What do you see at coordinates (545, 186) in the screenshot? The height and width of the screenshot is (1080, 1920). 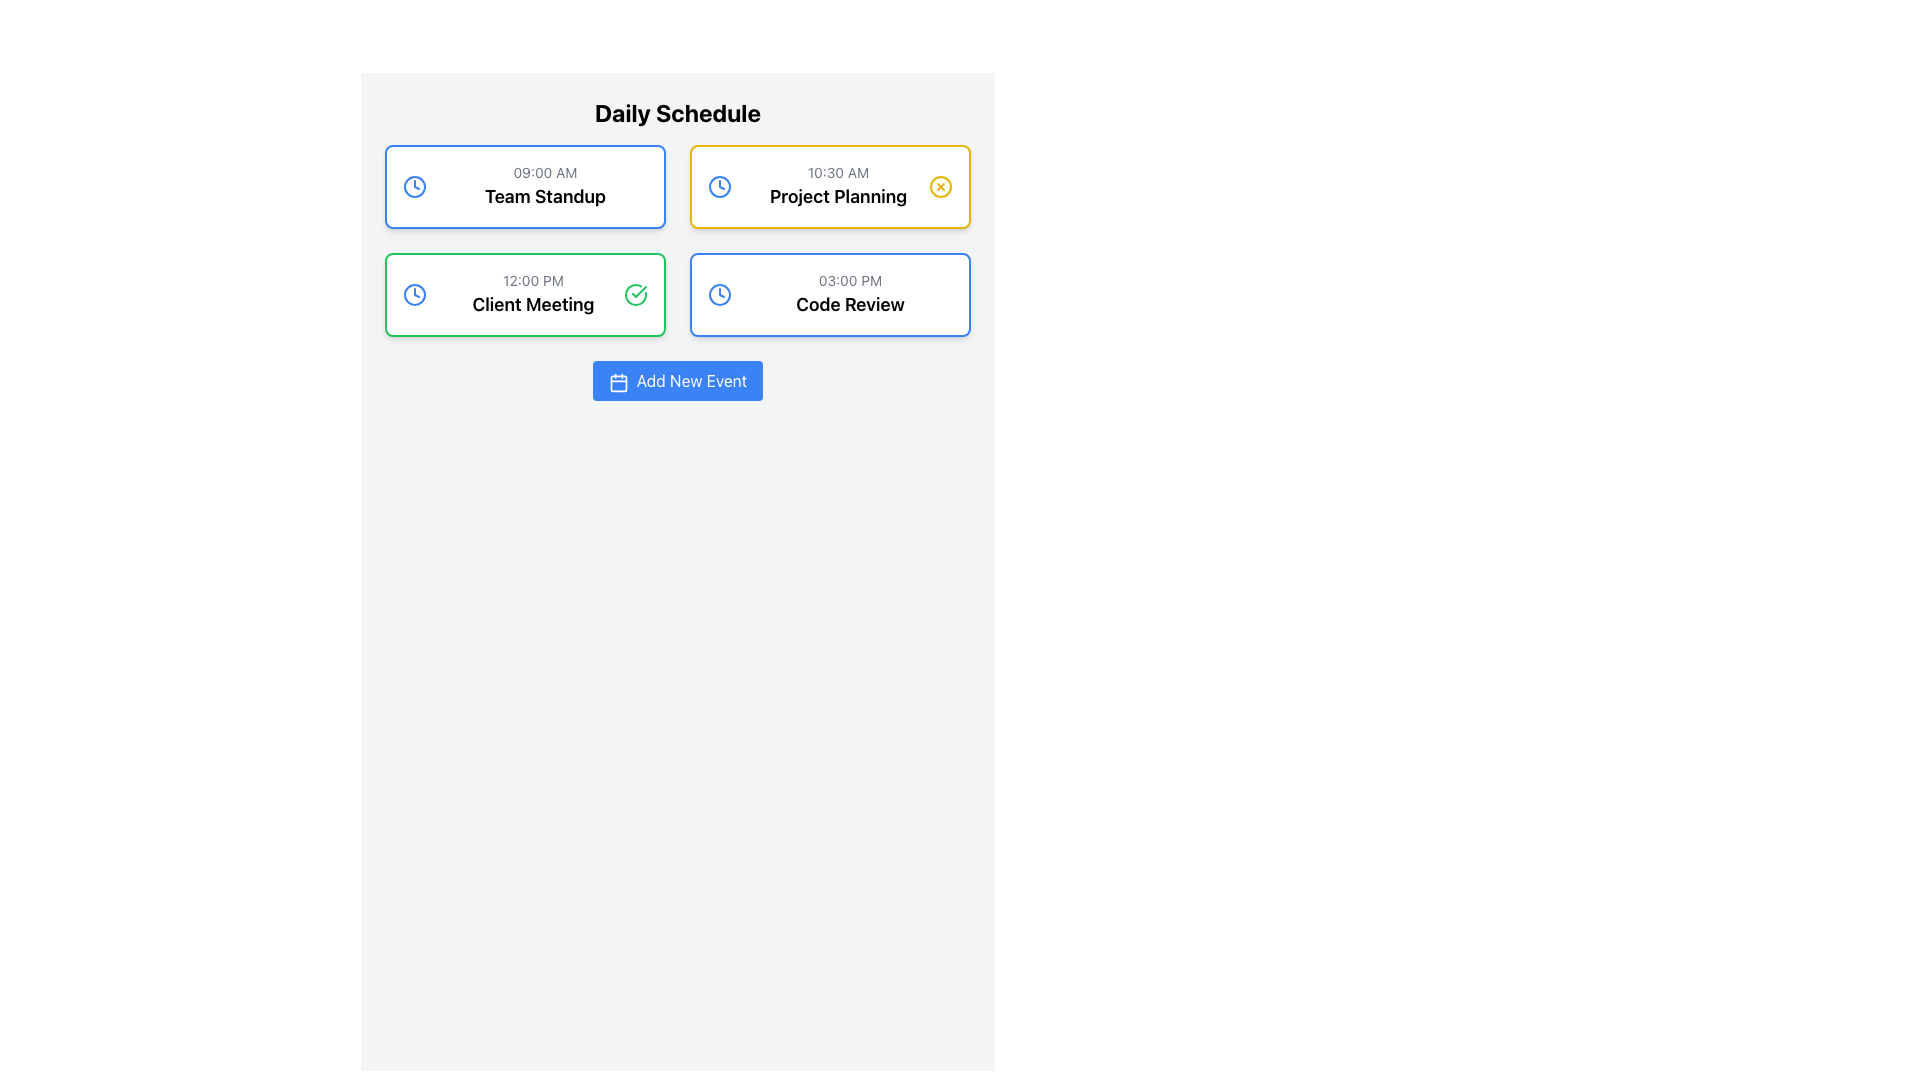 I see `the event card representing the event in the daily schedule for navigation through keyboard inputs` at bounding box center [545, 186].